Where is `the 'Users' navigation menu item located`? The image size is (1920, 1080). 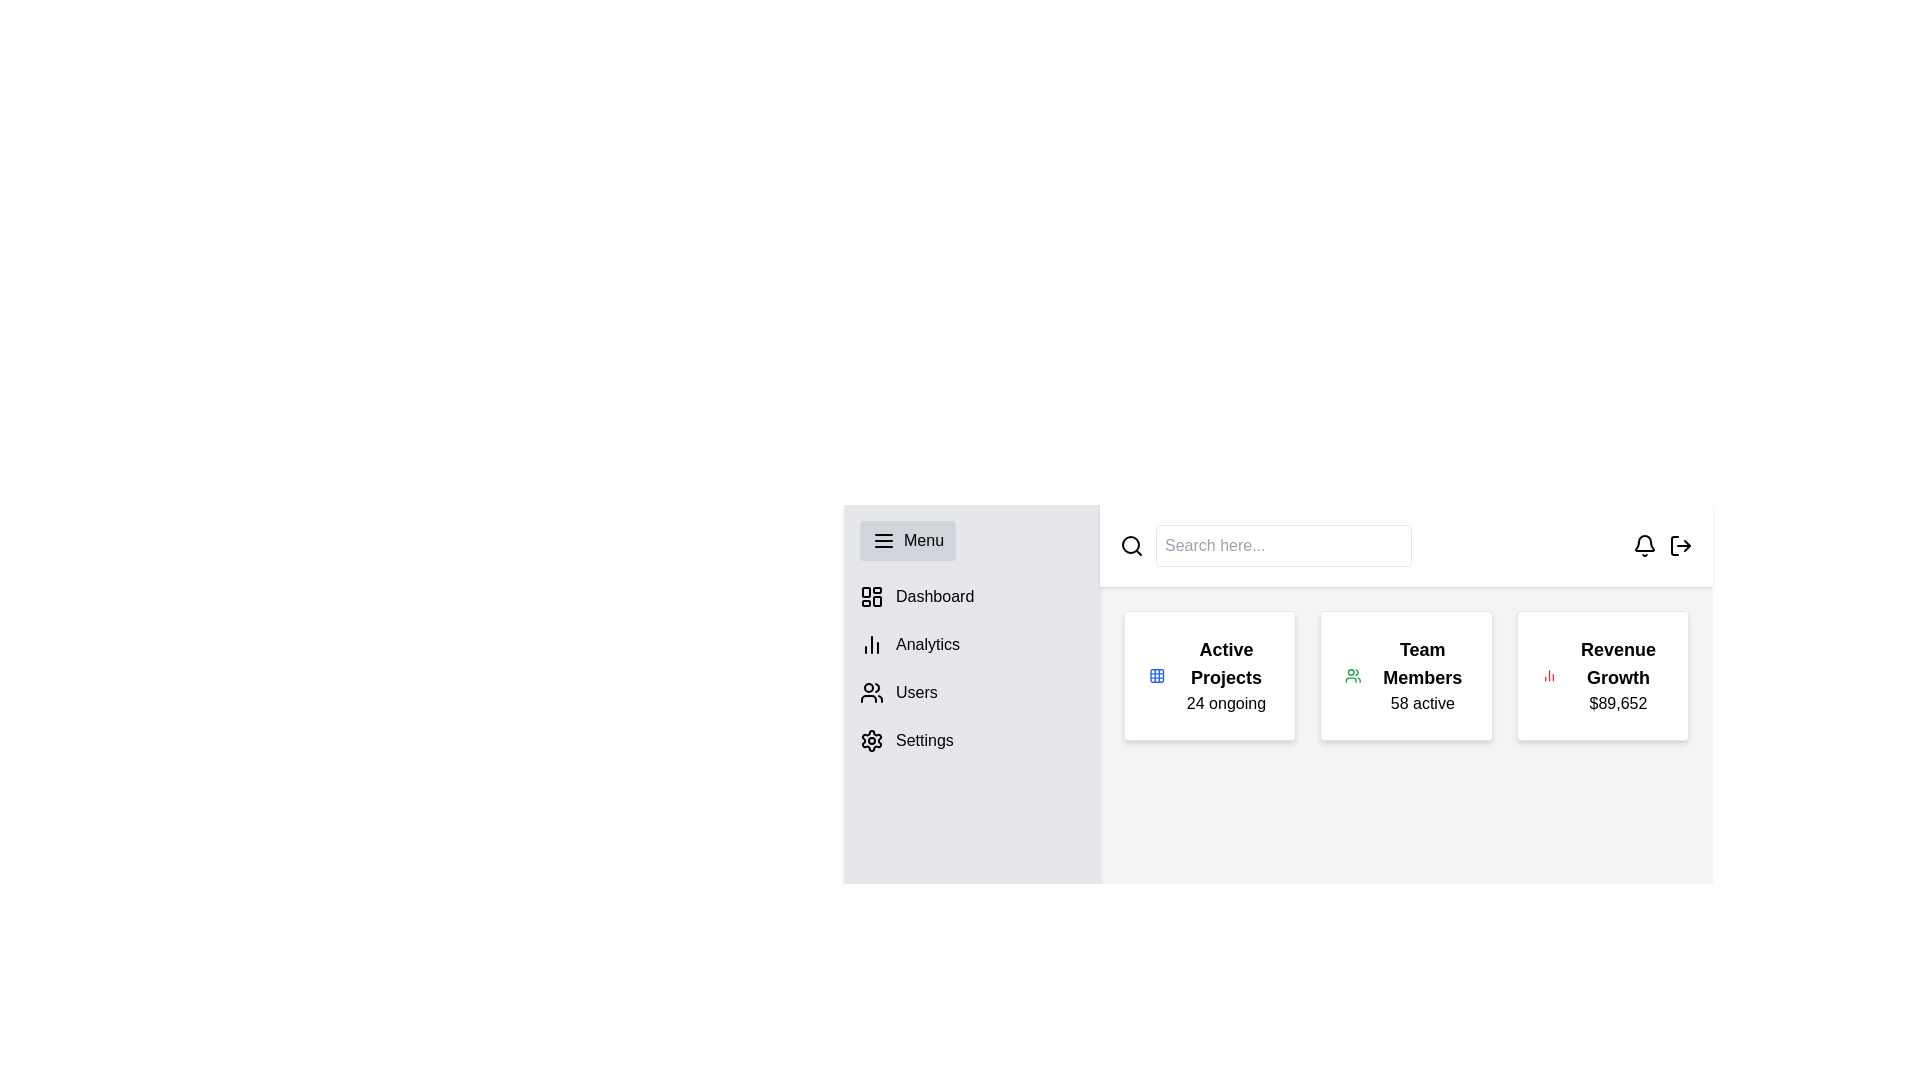 the 'Users' navigation menu item located is located at coordinates (971, 692).